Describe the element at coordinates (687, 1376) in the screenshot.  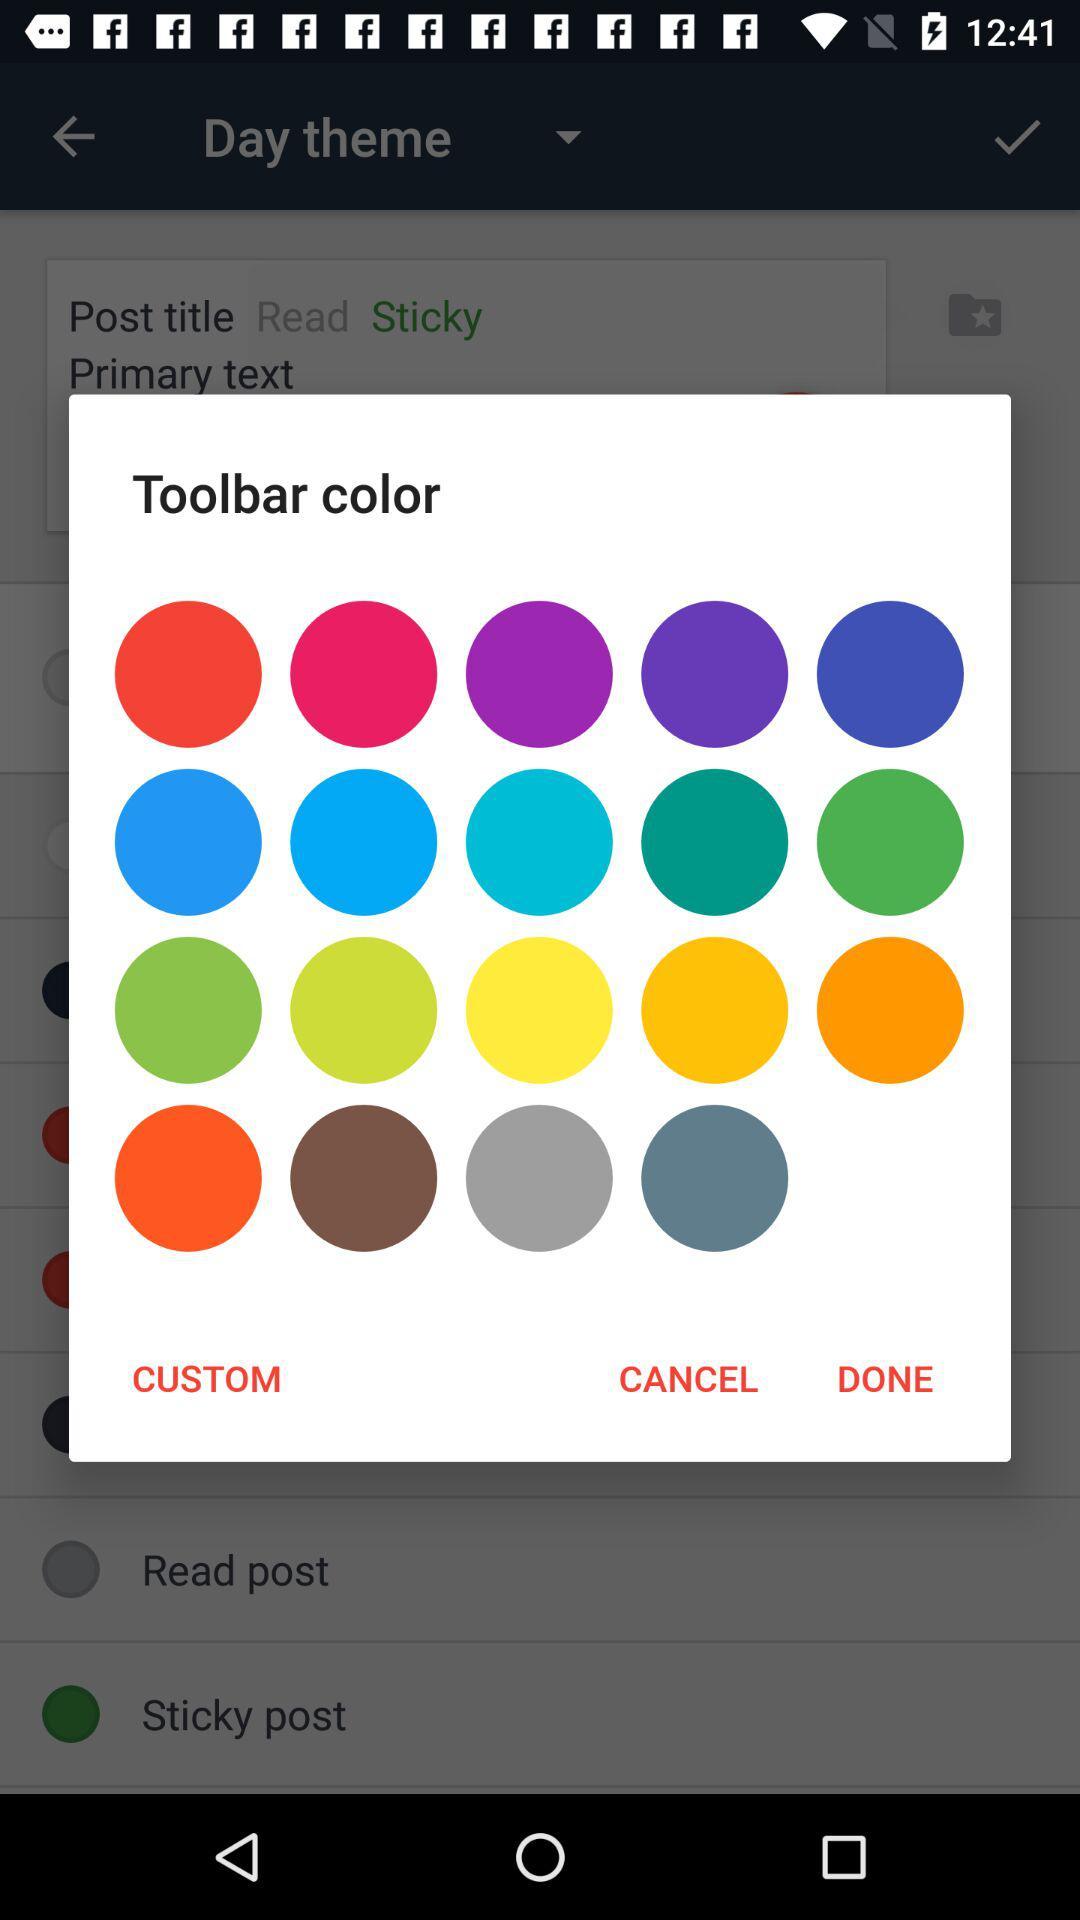
I see `item to the right of custom` at that location.